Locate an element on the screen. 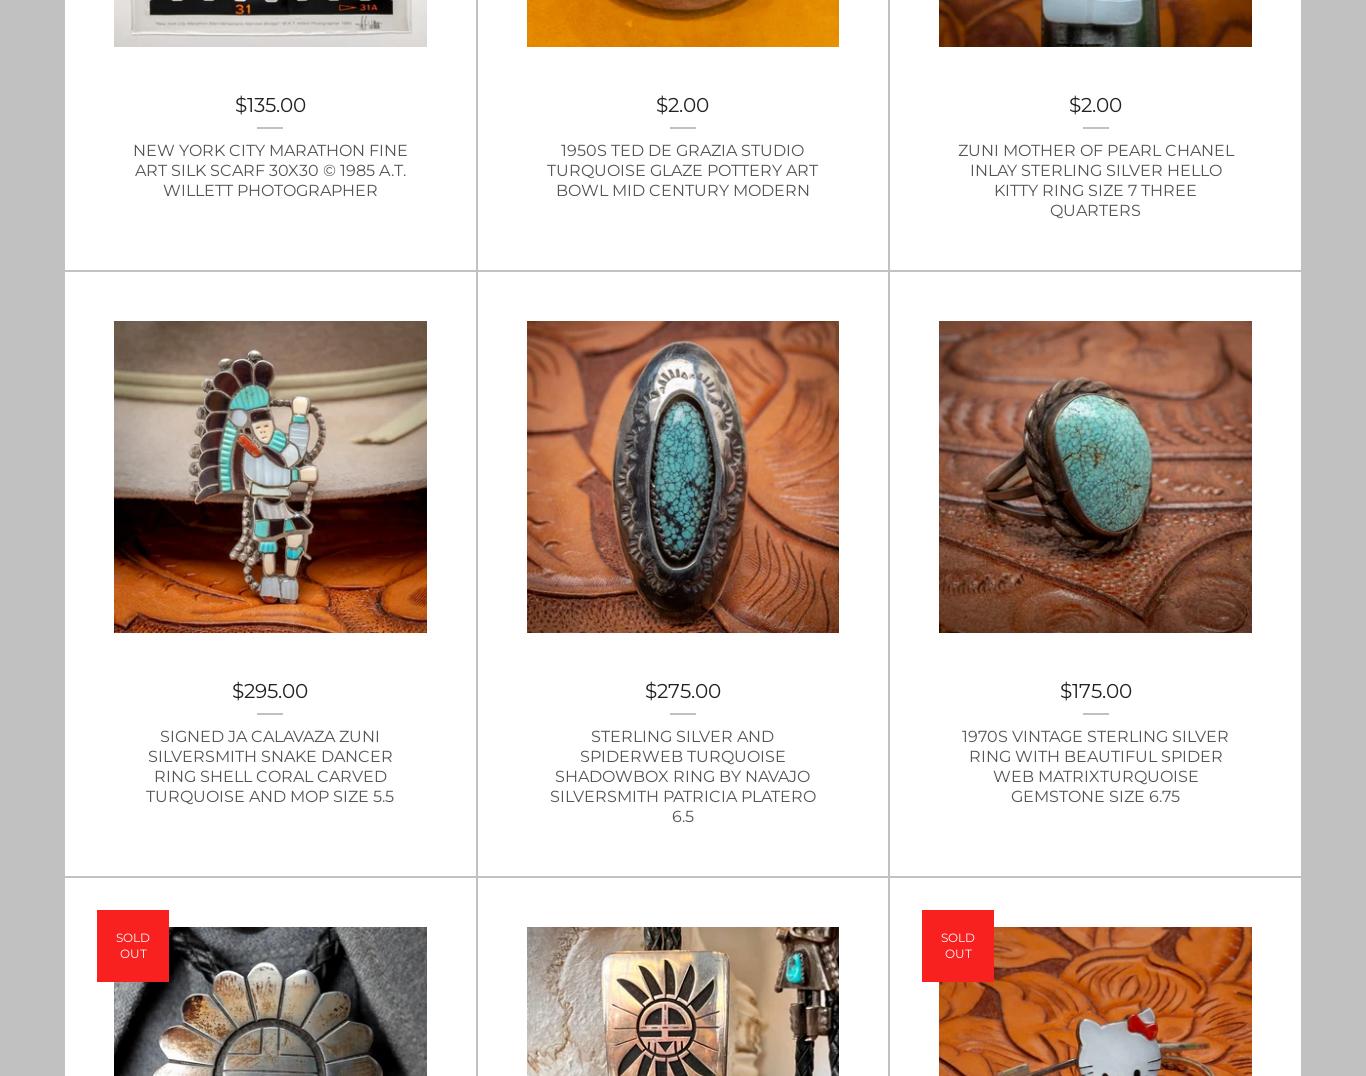 This screenshot has height=1076, width=1366. '175.00' is located at coordinates (1099, 691).